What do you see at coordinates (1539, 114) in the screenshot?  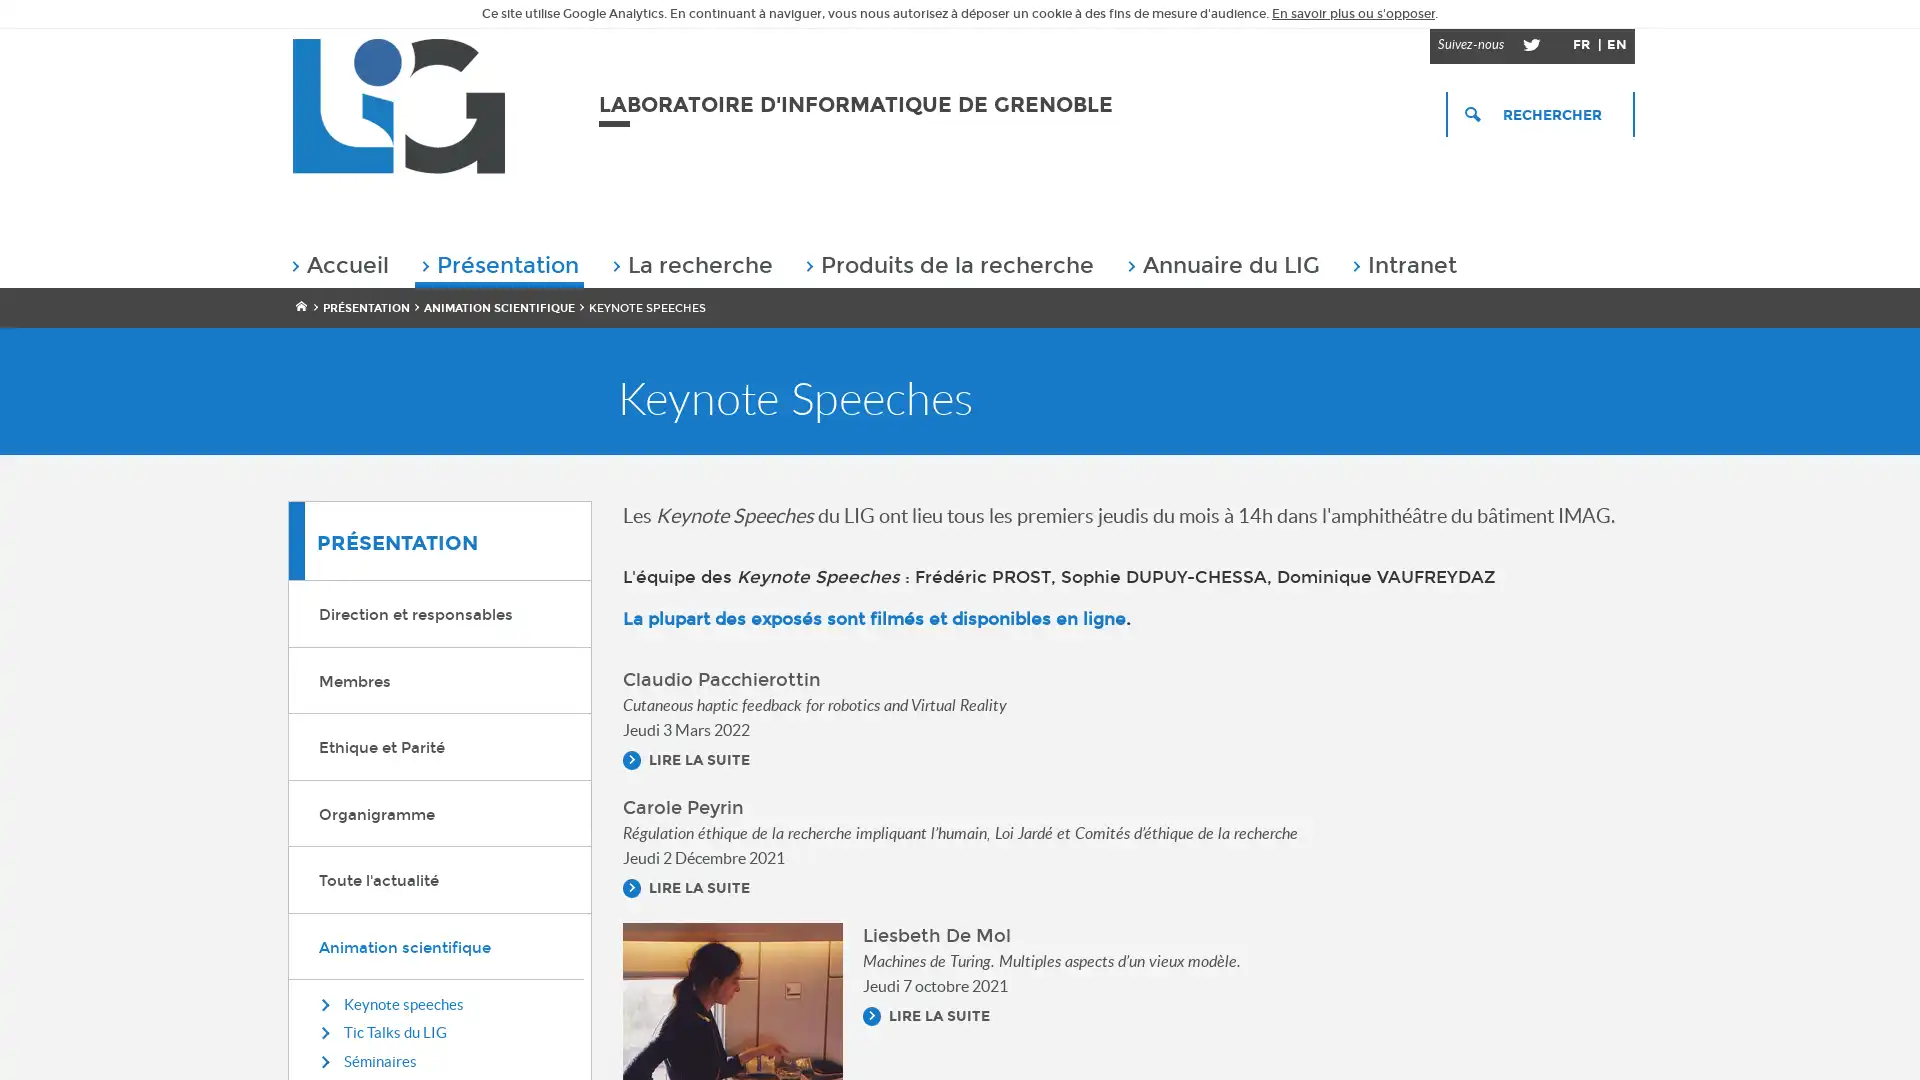 I see `RECHERCHER` at bounding box center [1539, 114].